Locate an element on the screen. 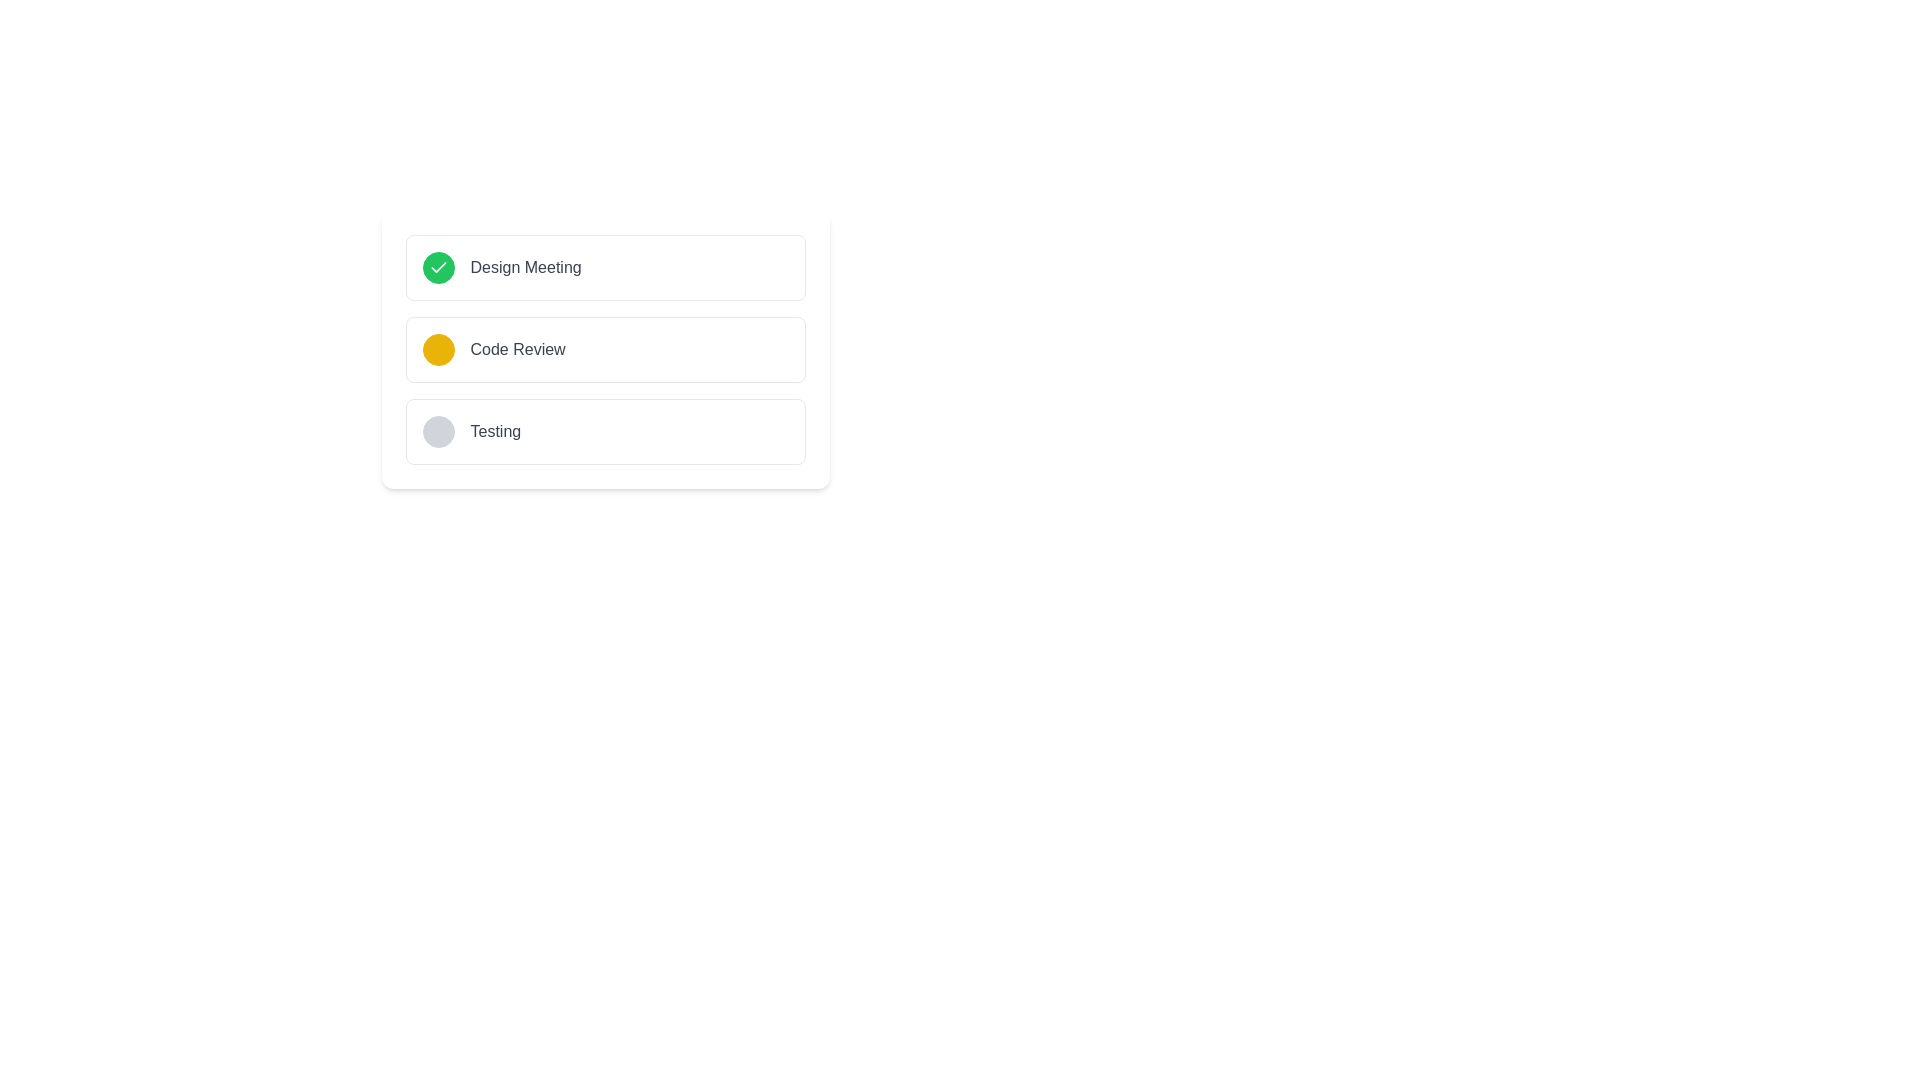 The image size is (1920, 1080). the green circular icon containing the checkmark to the left of the 'Design Meeting' text is located at coordinates (437, 266).